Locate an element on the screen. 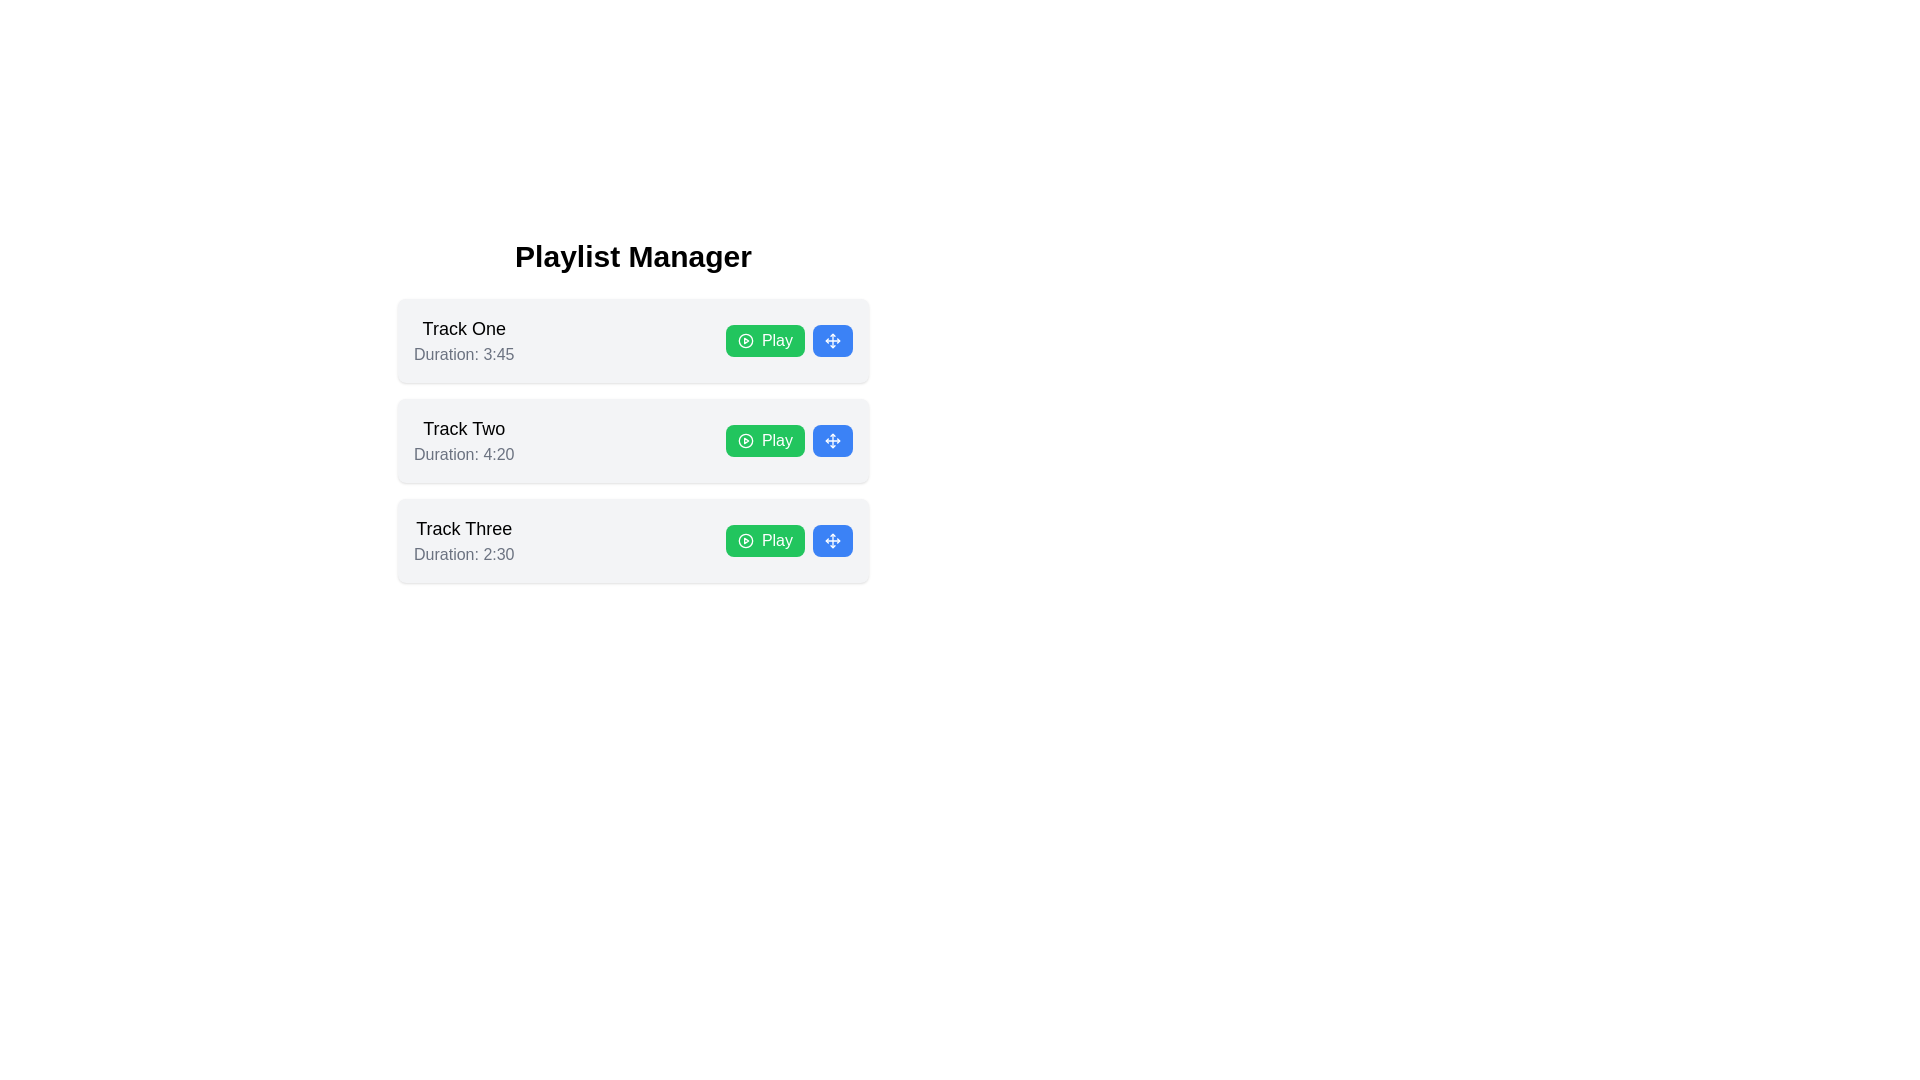 Image resolution: width=1920 pixels, height=1080 pixels. the circular play icon with a green border and white background located beside the 'Track One' label in the first row of the playlist is located at coordinates (744, 339).